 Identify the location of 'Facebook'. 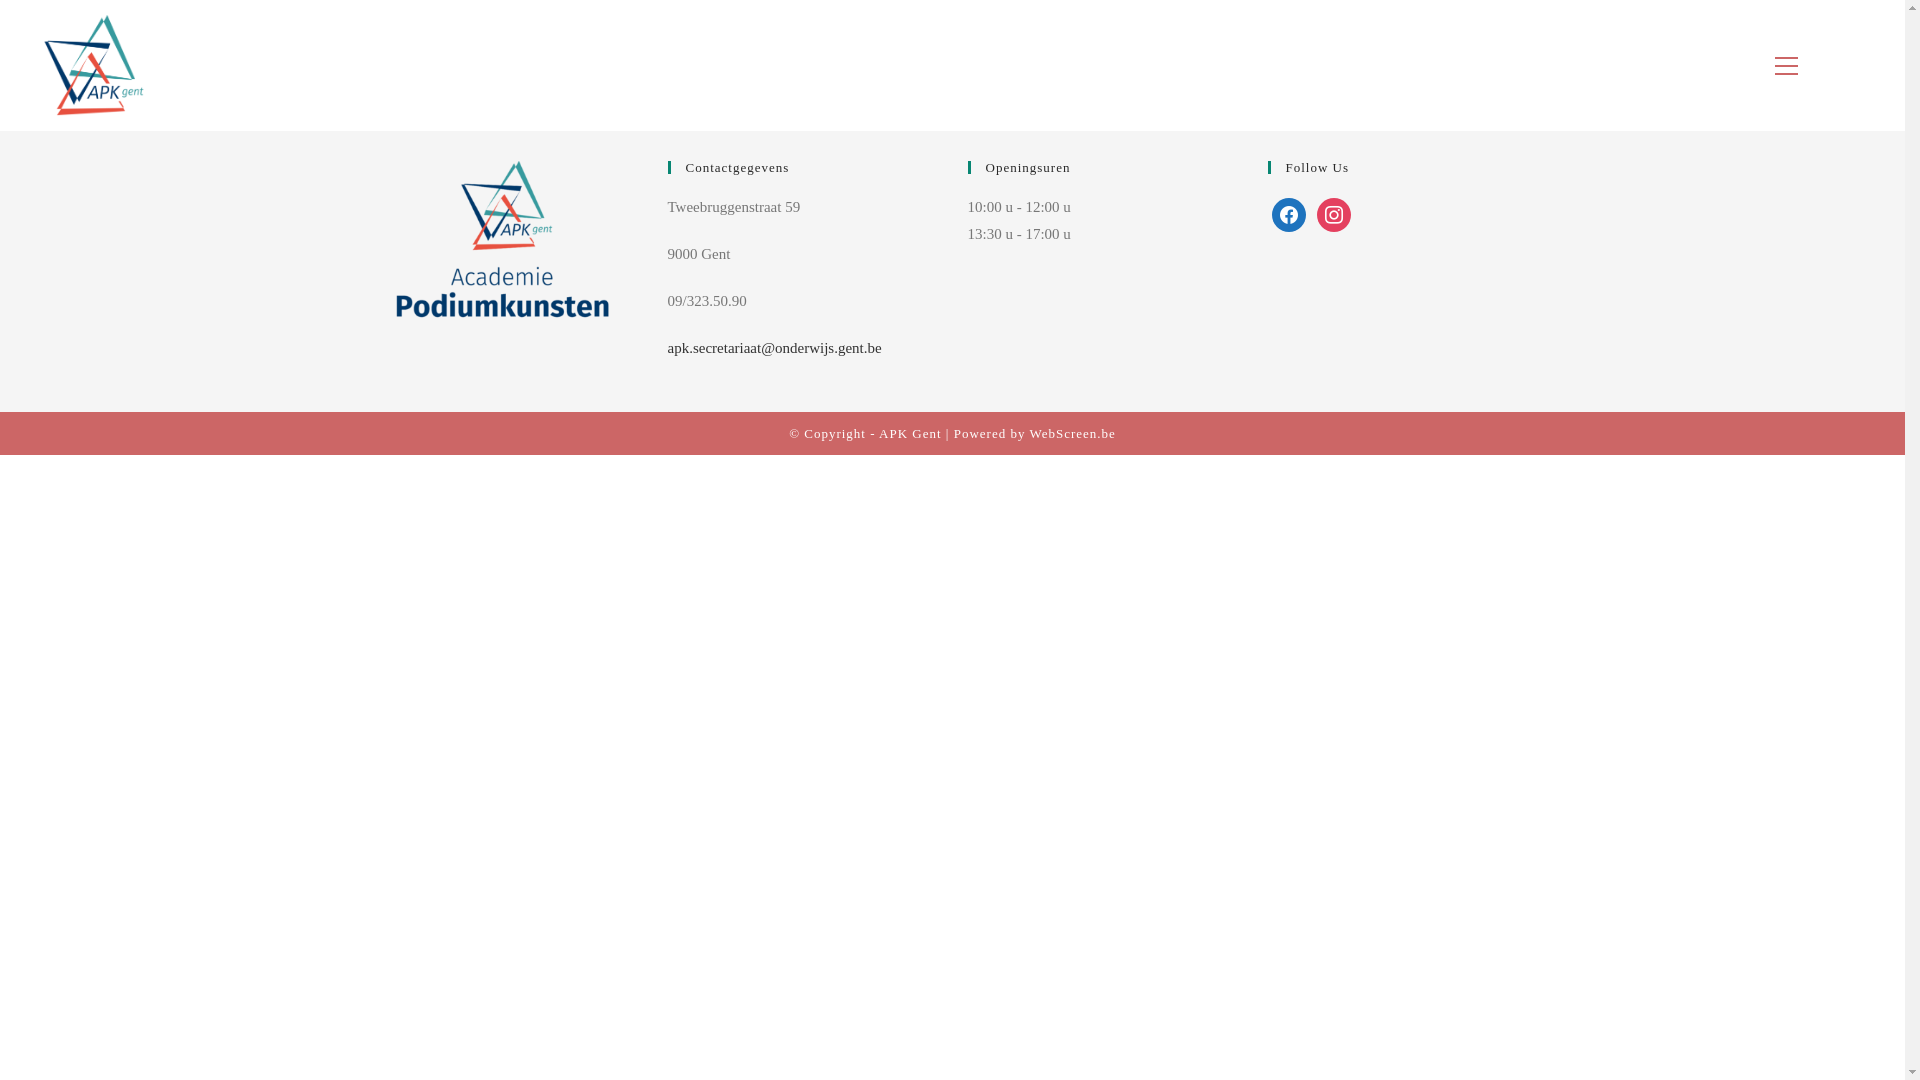
(1289, 212).